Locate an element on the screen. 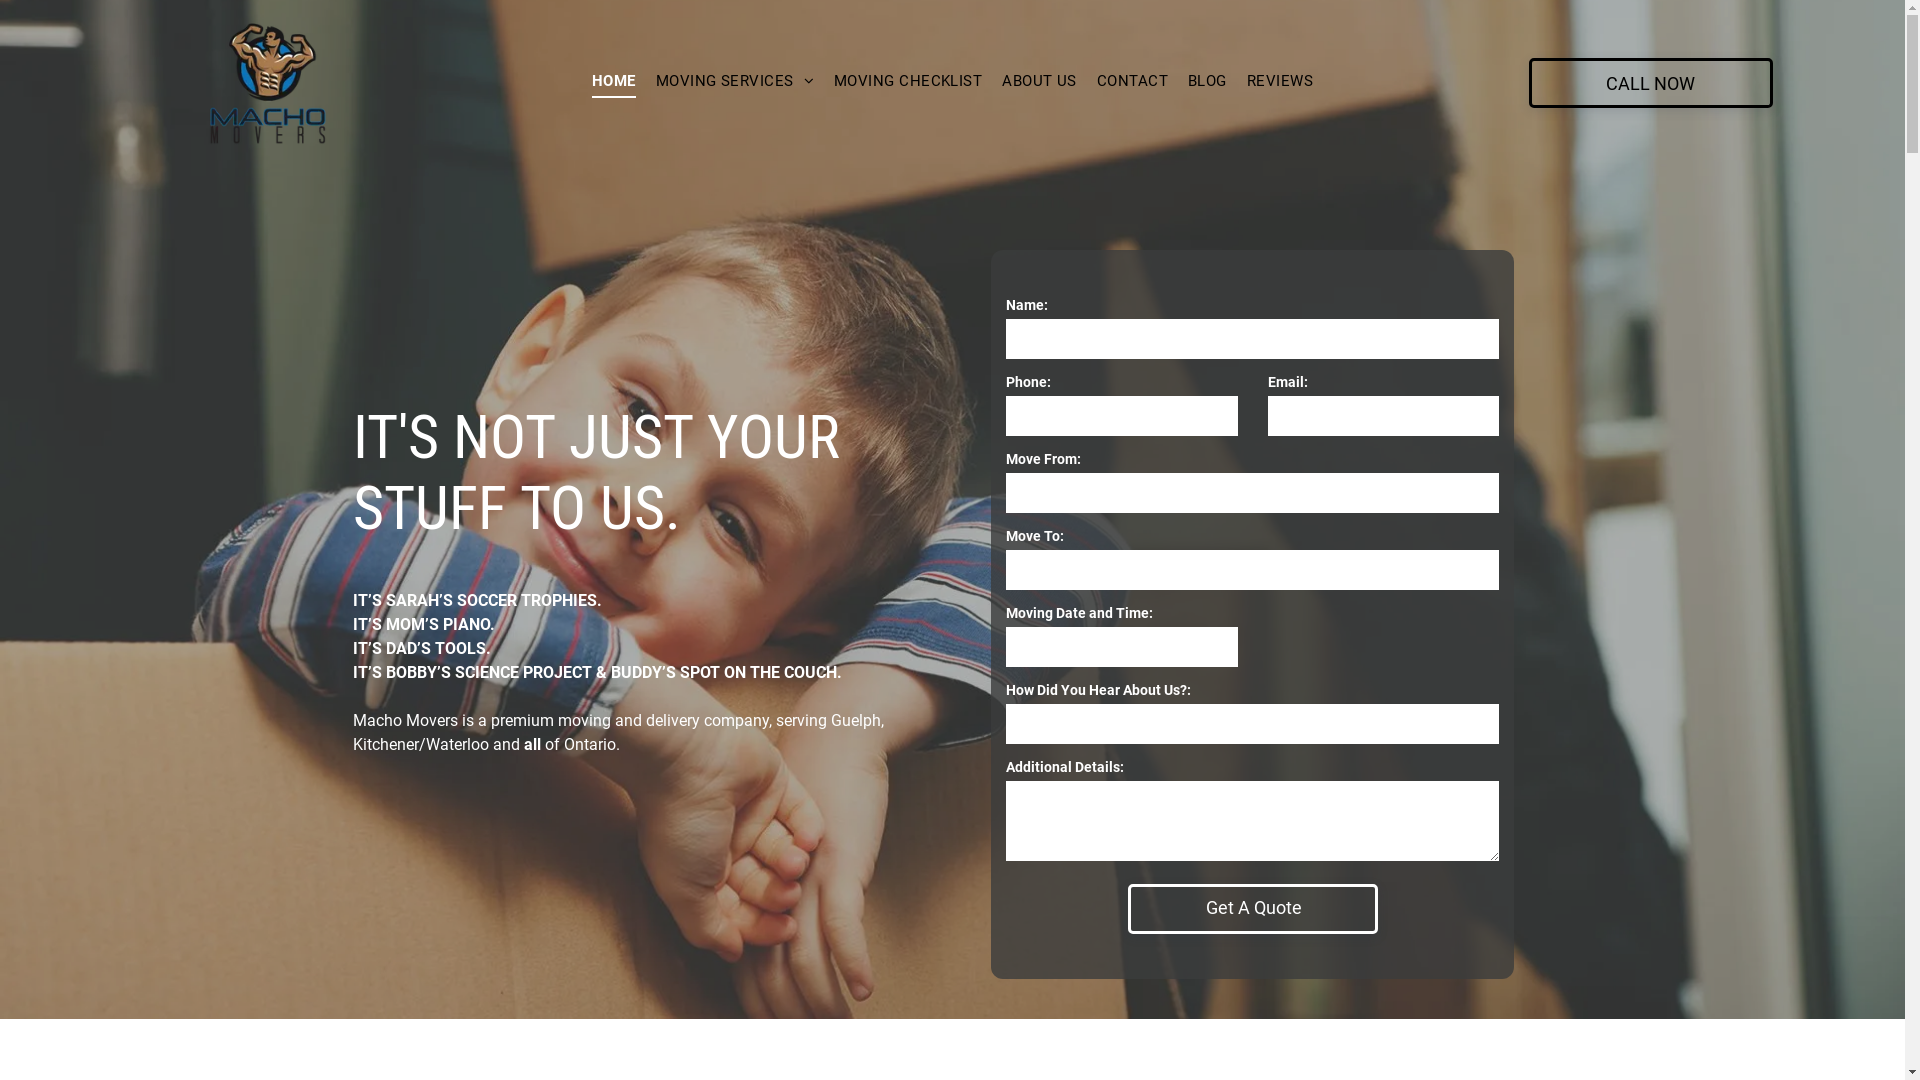 The height and width of the screenshot is (1080, 1920). 'HOME' is located at coordinates (613, 80).